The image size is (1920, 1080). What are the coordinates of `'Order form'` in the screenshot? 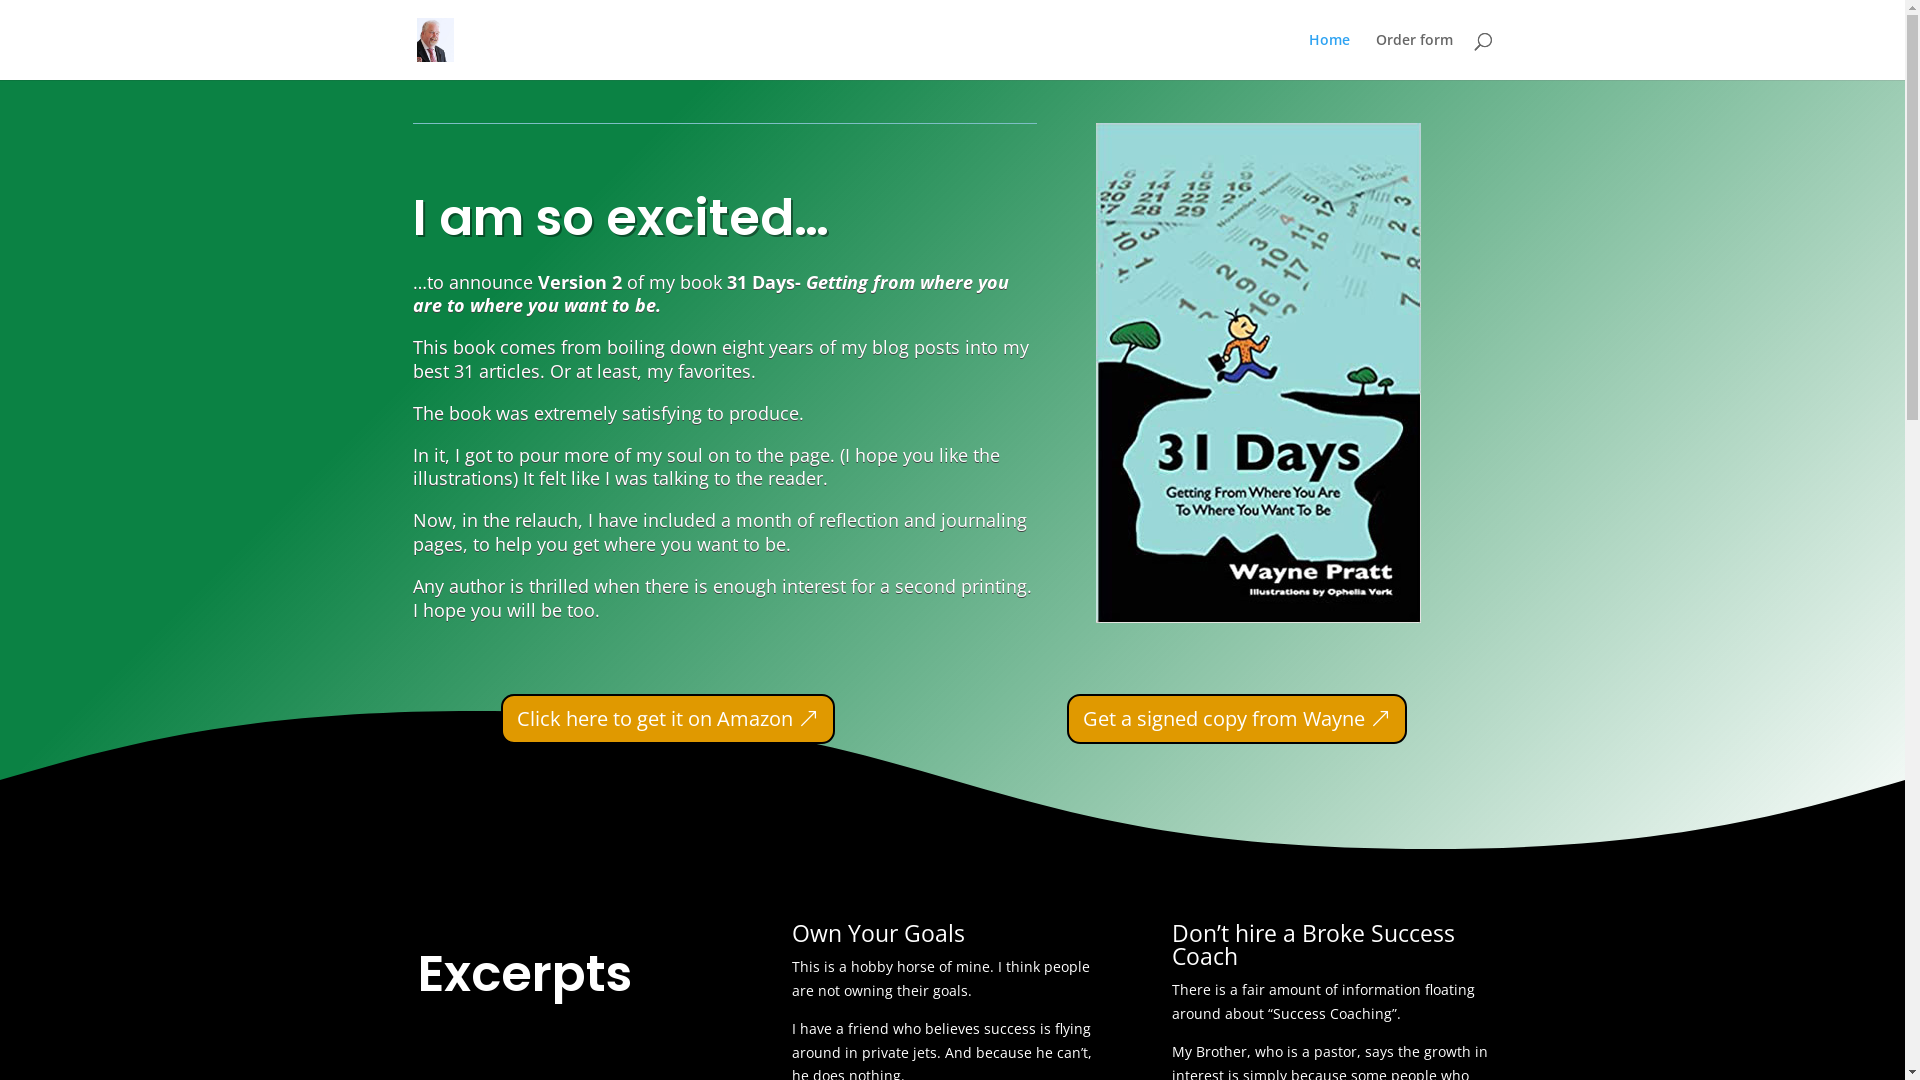 It's located at (1413, 55).